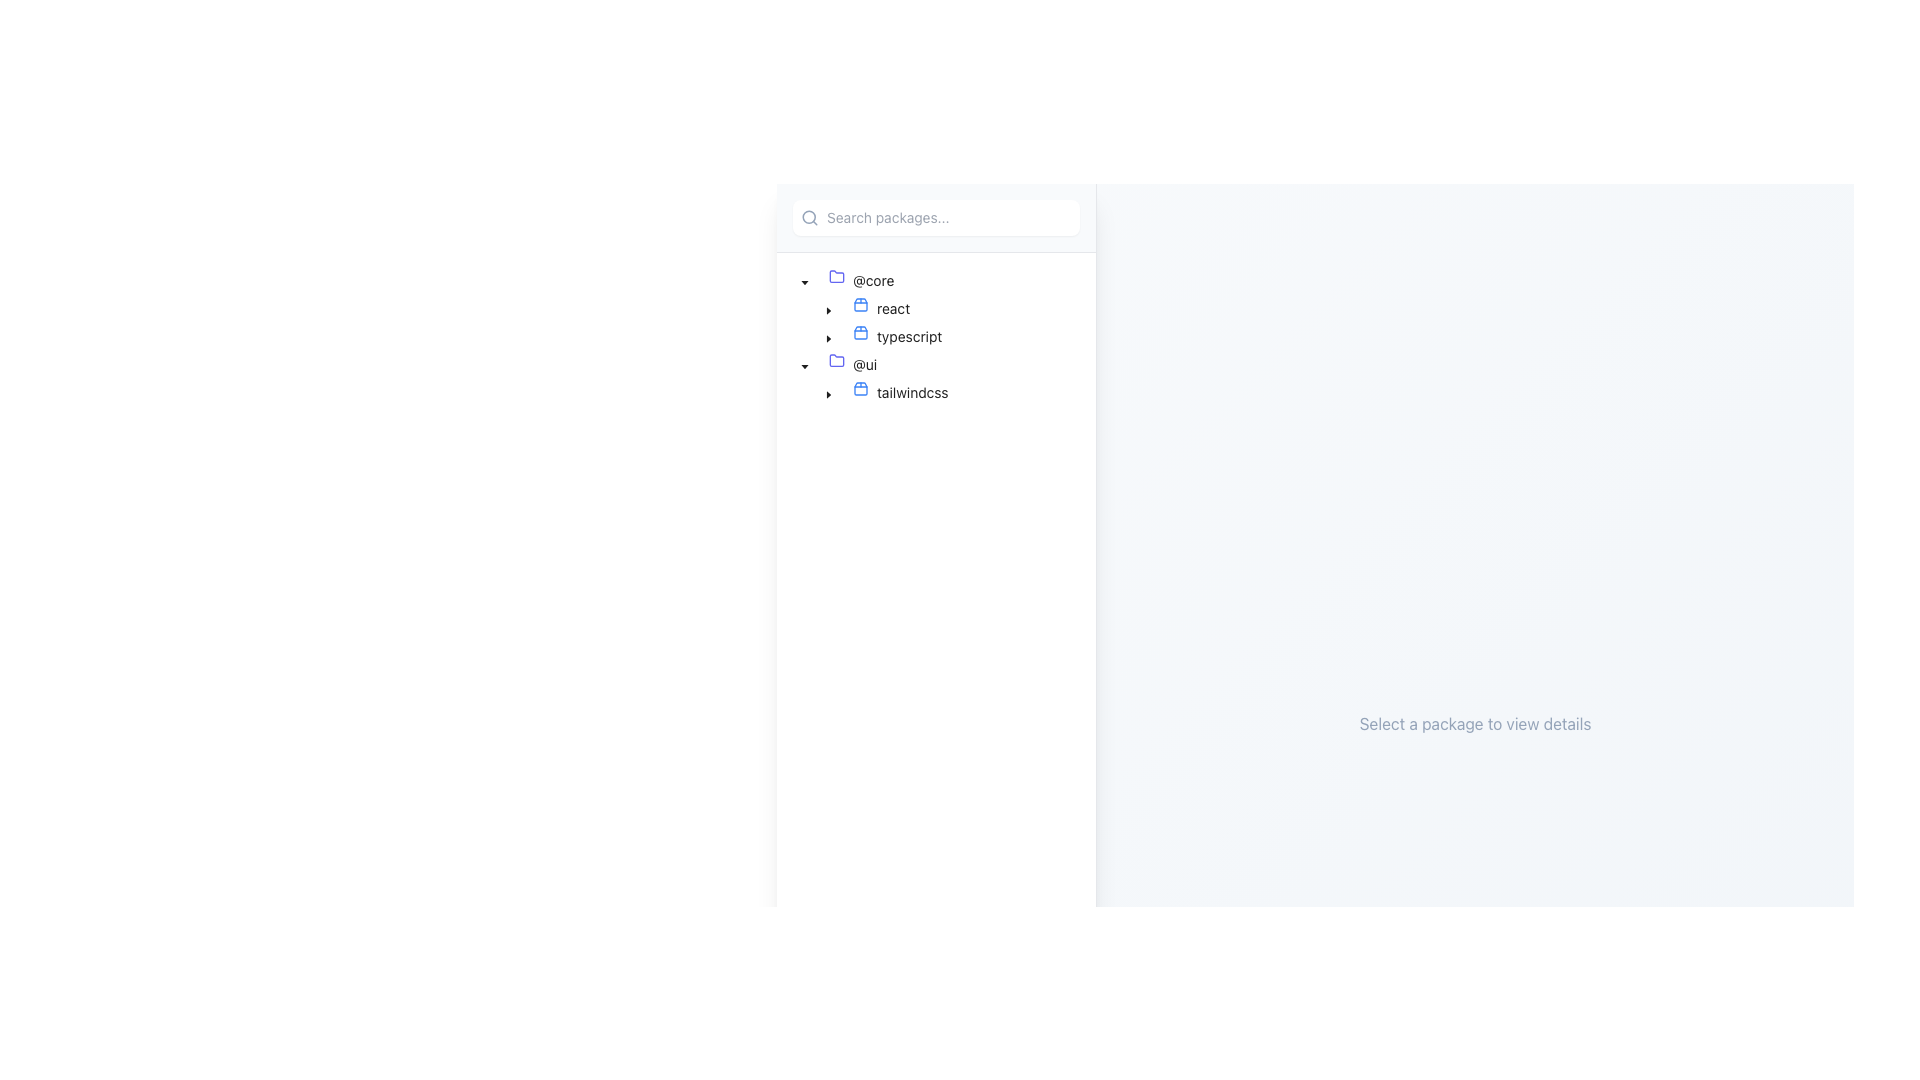  I want to click on the first visible visual spacer (indentation marker) in the indentation hierarchy for the leaf item titled 'typescript' in the tree view component, so click(805, 335).